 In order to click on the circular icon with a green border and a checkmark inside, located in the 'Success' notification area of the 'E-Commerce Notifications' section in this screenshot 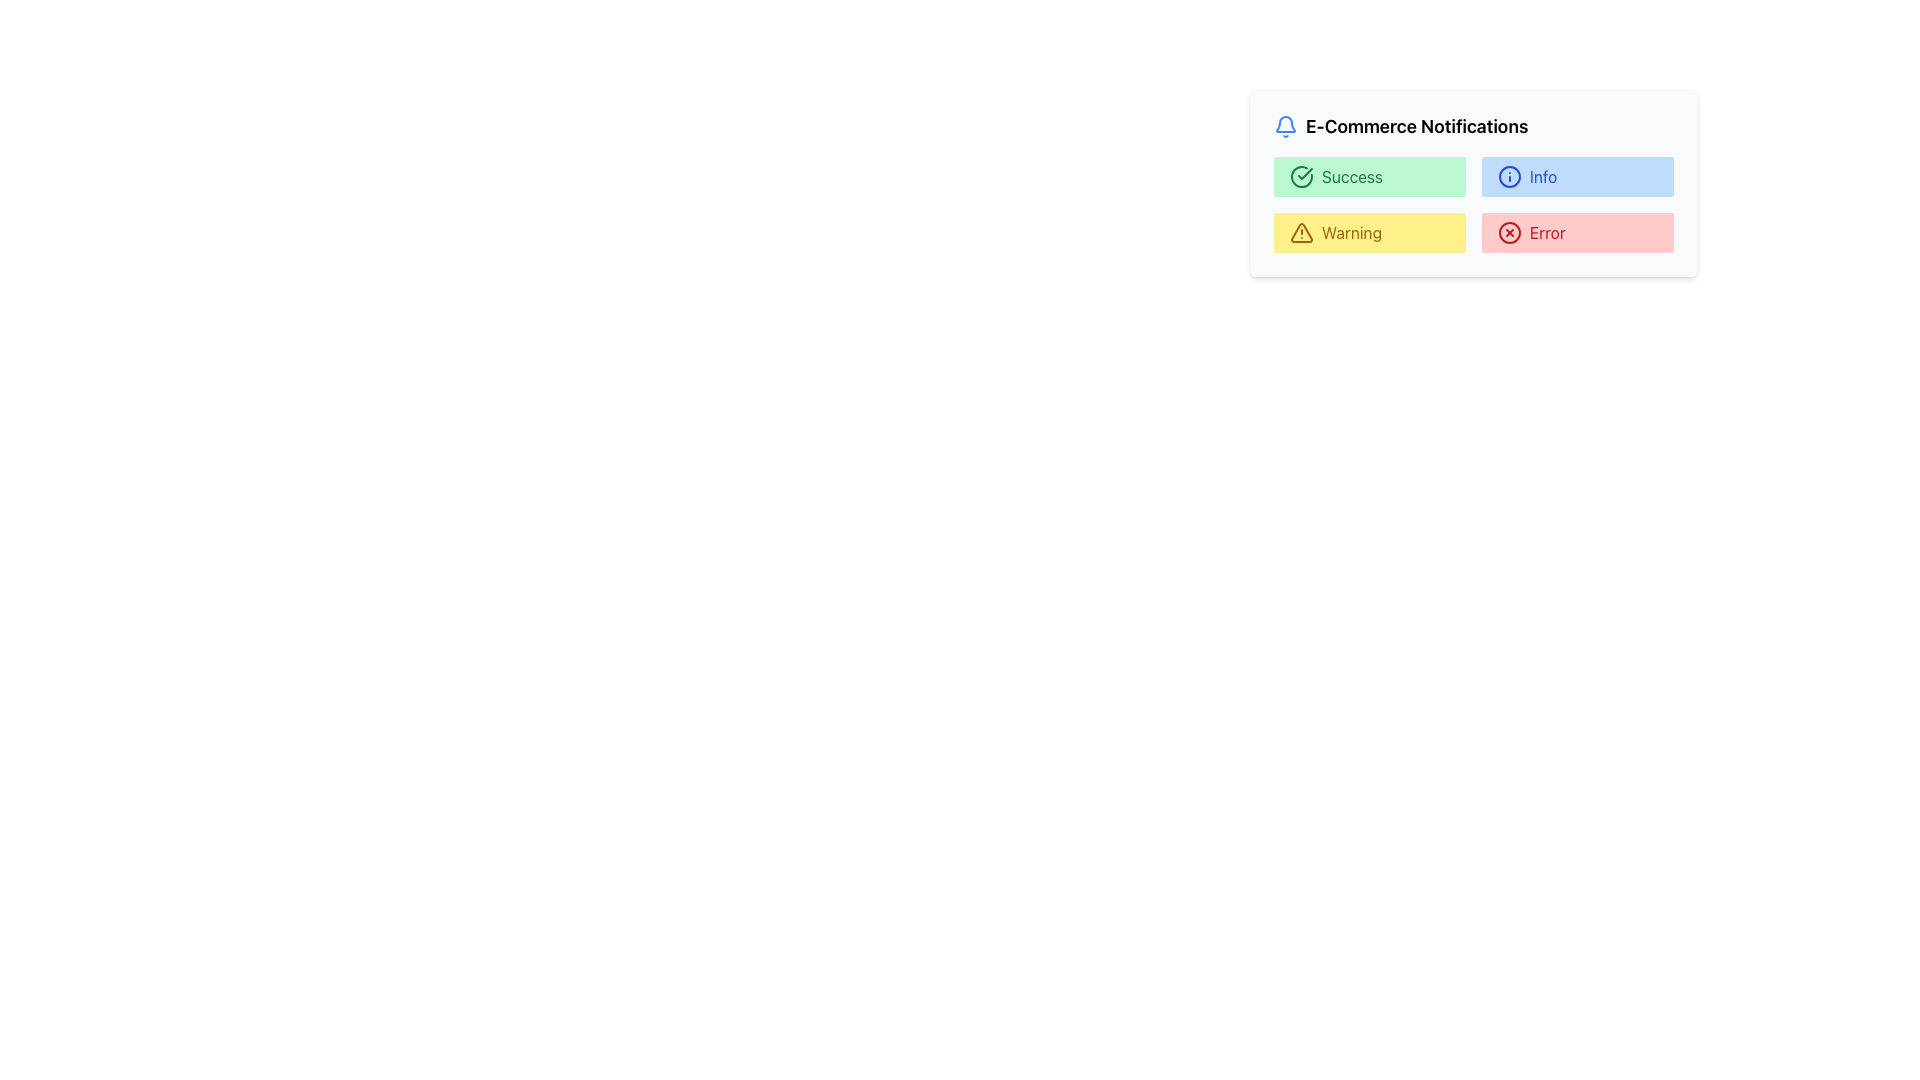, I will do `click(1301, 176)`.